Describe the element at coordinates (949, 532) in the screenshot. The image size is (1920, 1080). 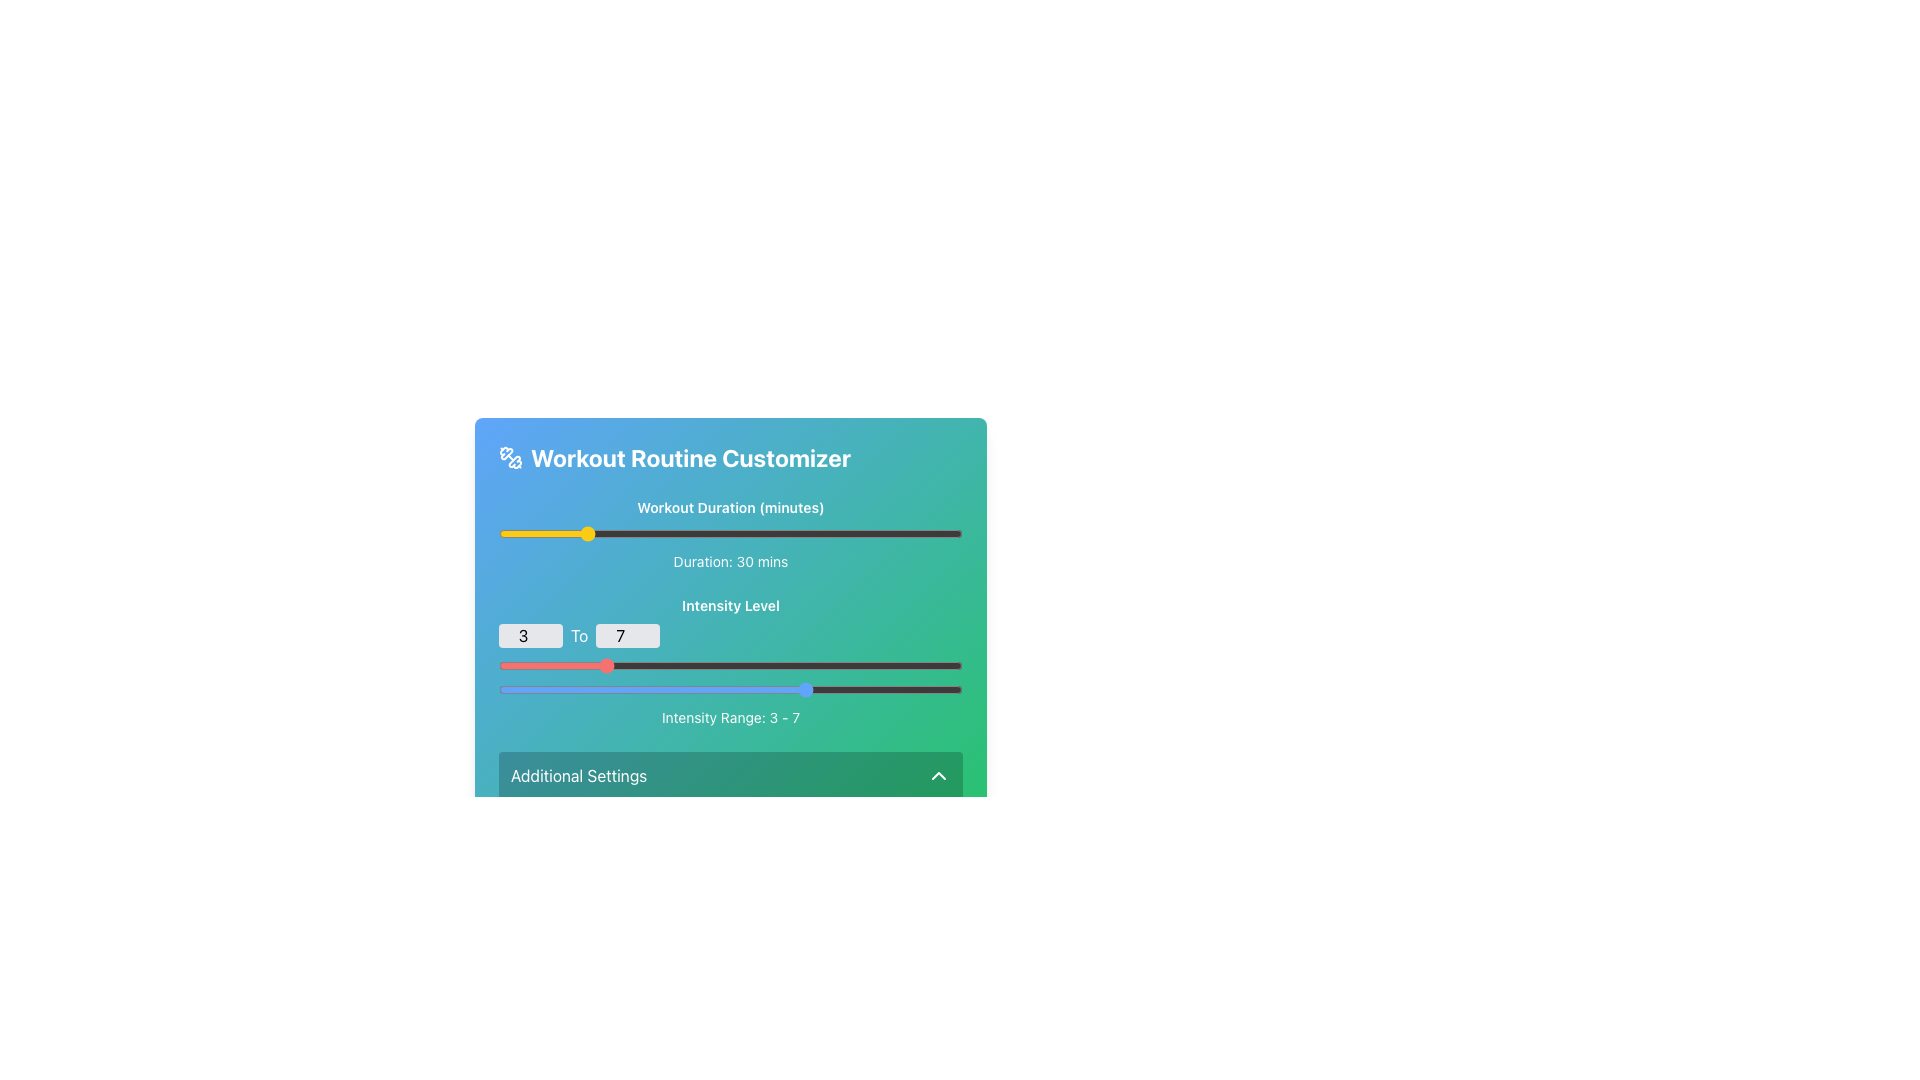
I see `workout duration` at that location.